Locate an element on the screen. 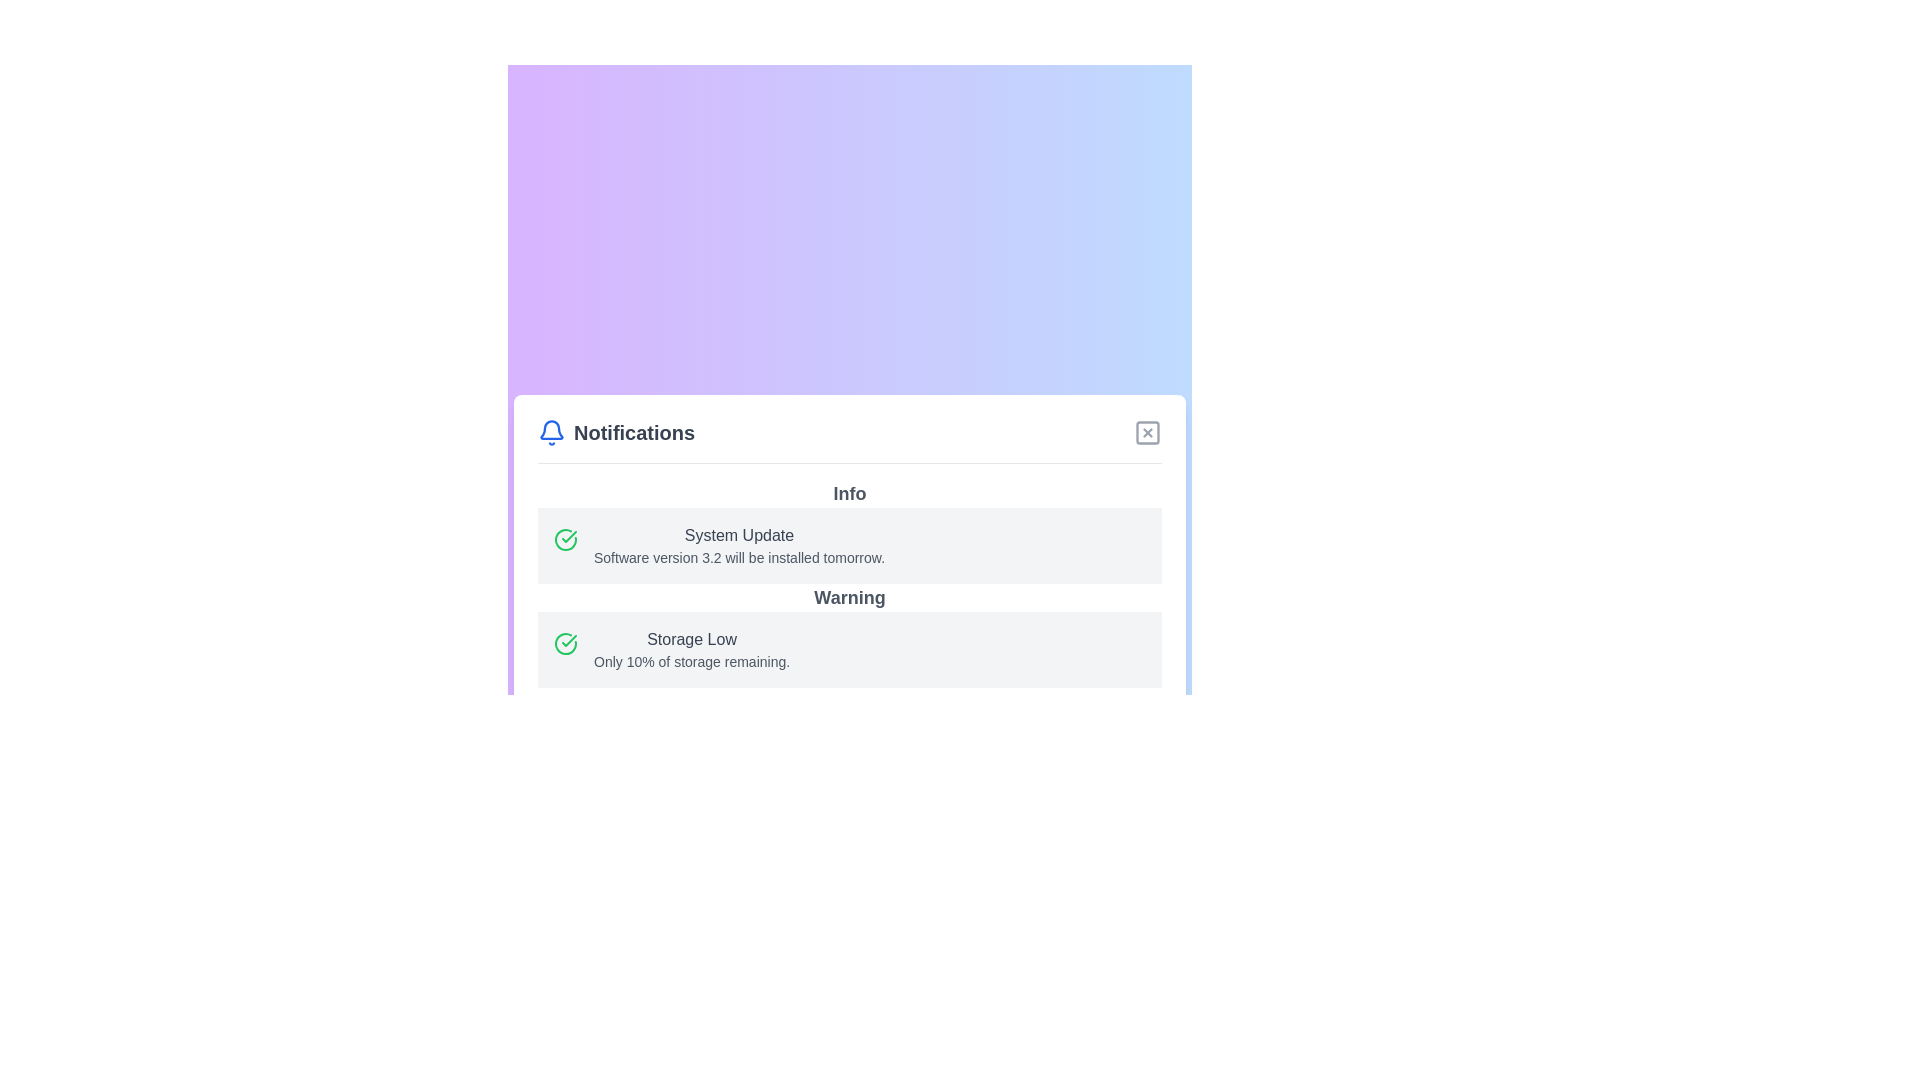  the notifications icon located at the top center of the interface, which indicates updates or alerts and is aligned to the left of the 'Notifications' text is located at coordinates (552, 431).